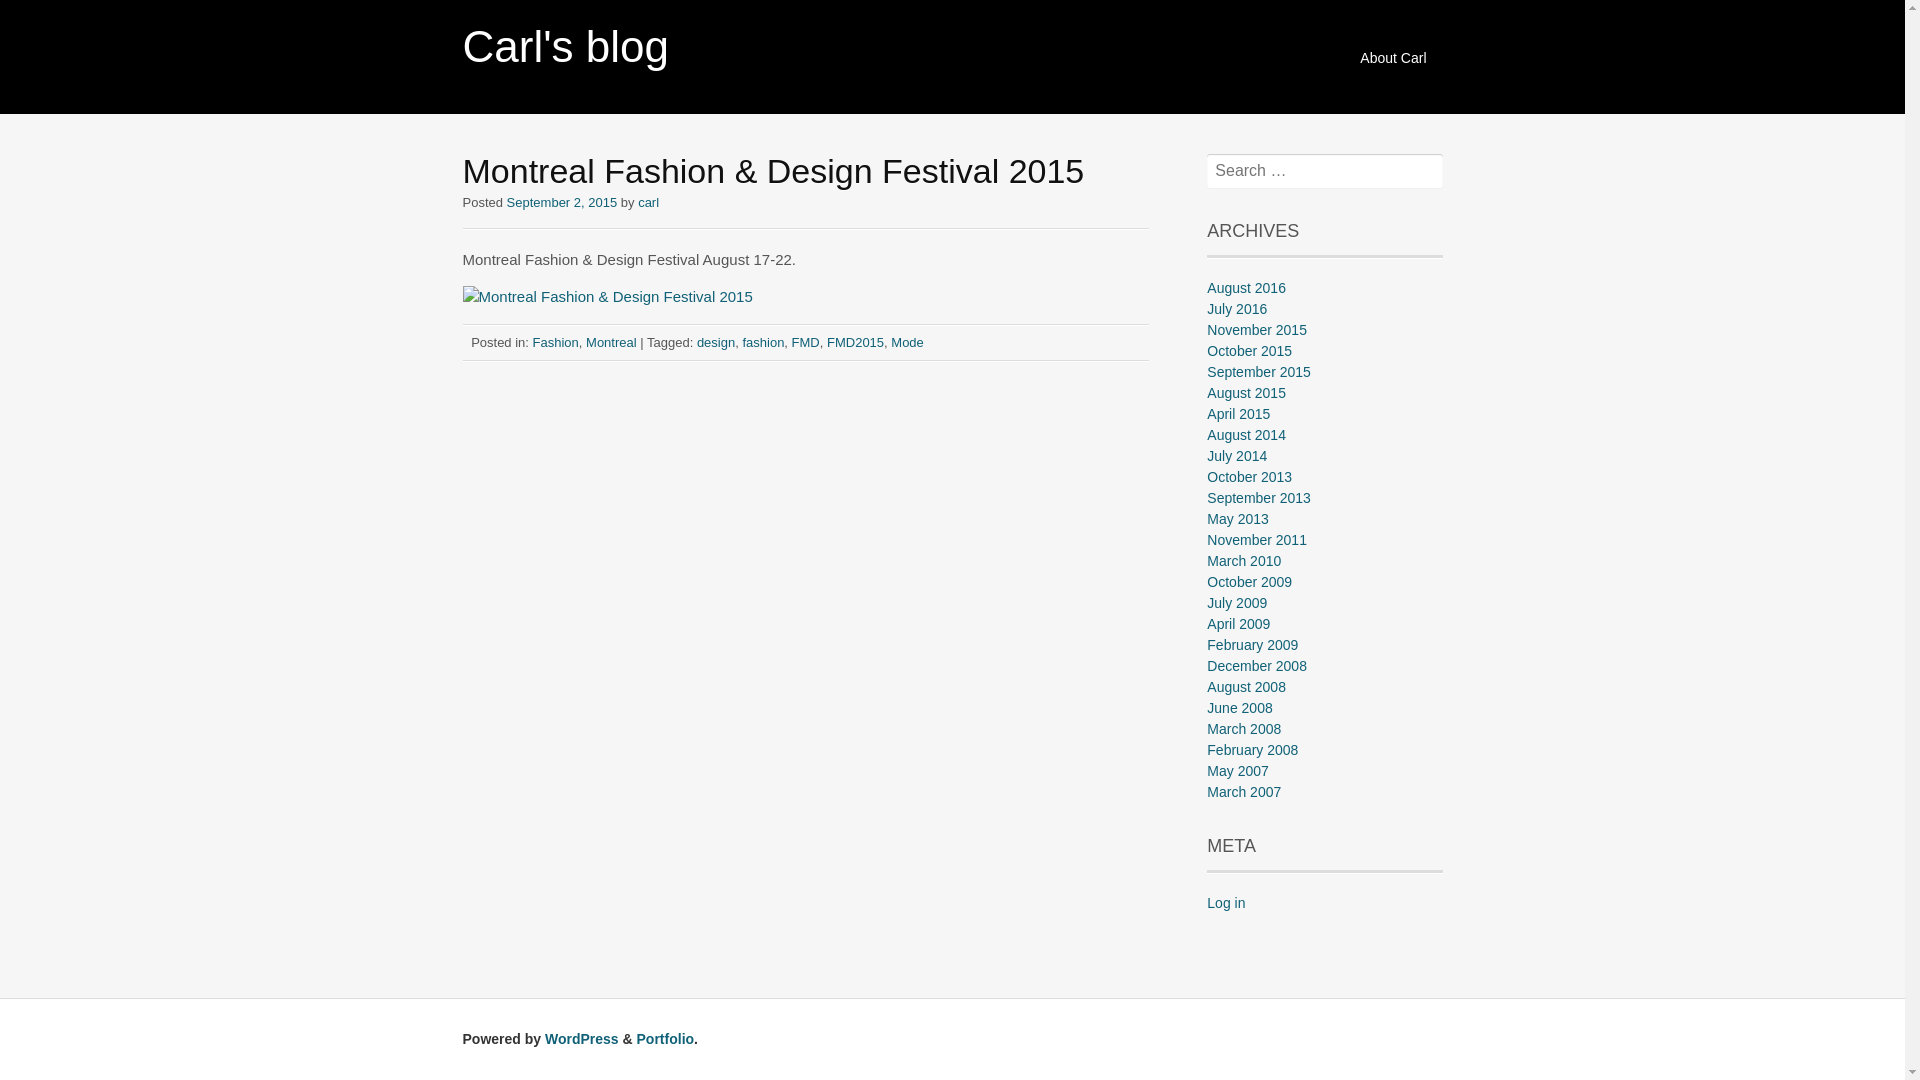 The height and width of the screenshot is (1080, 1920). Describe the element at coordinates (1248, 350) in the screenshot. I see `'October 2015'` at that location.